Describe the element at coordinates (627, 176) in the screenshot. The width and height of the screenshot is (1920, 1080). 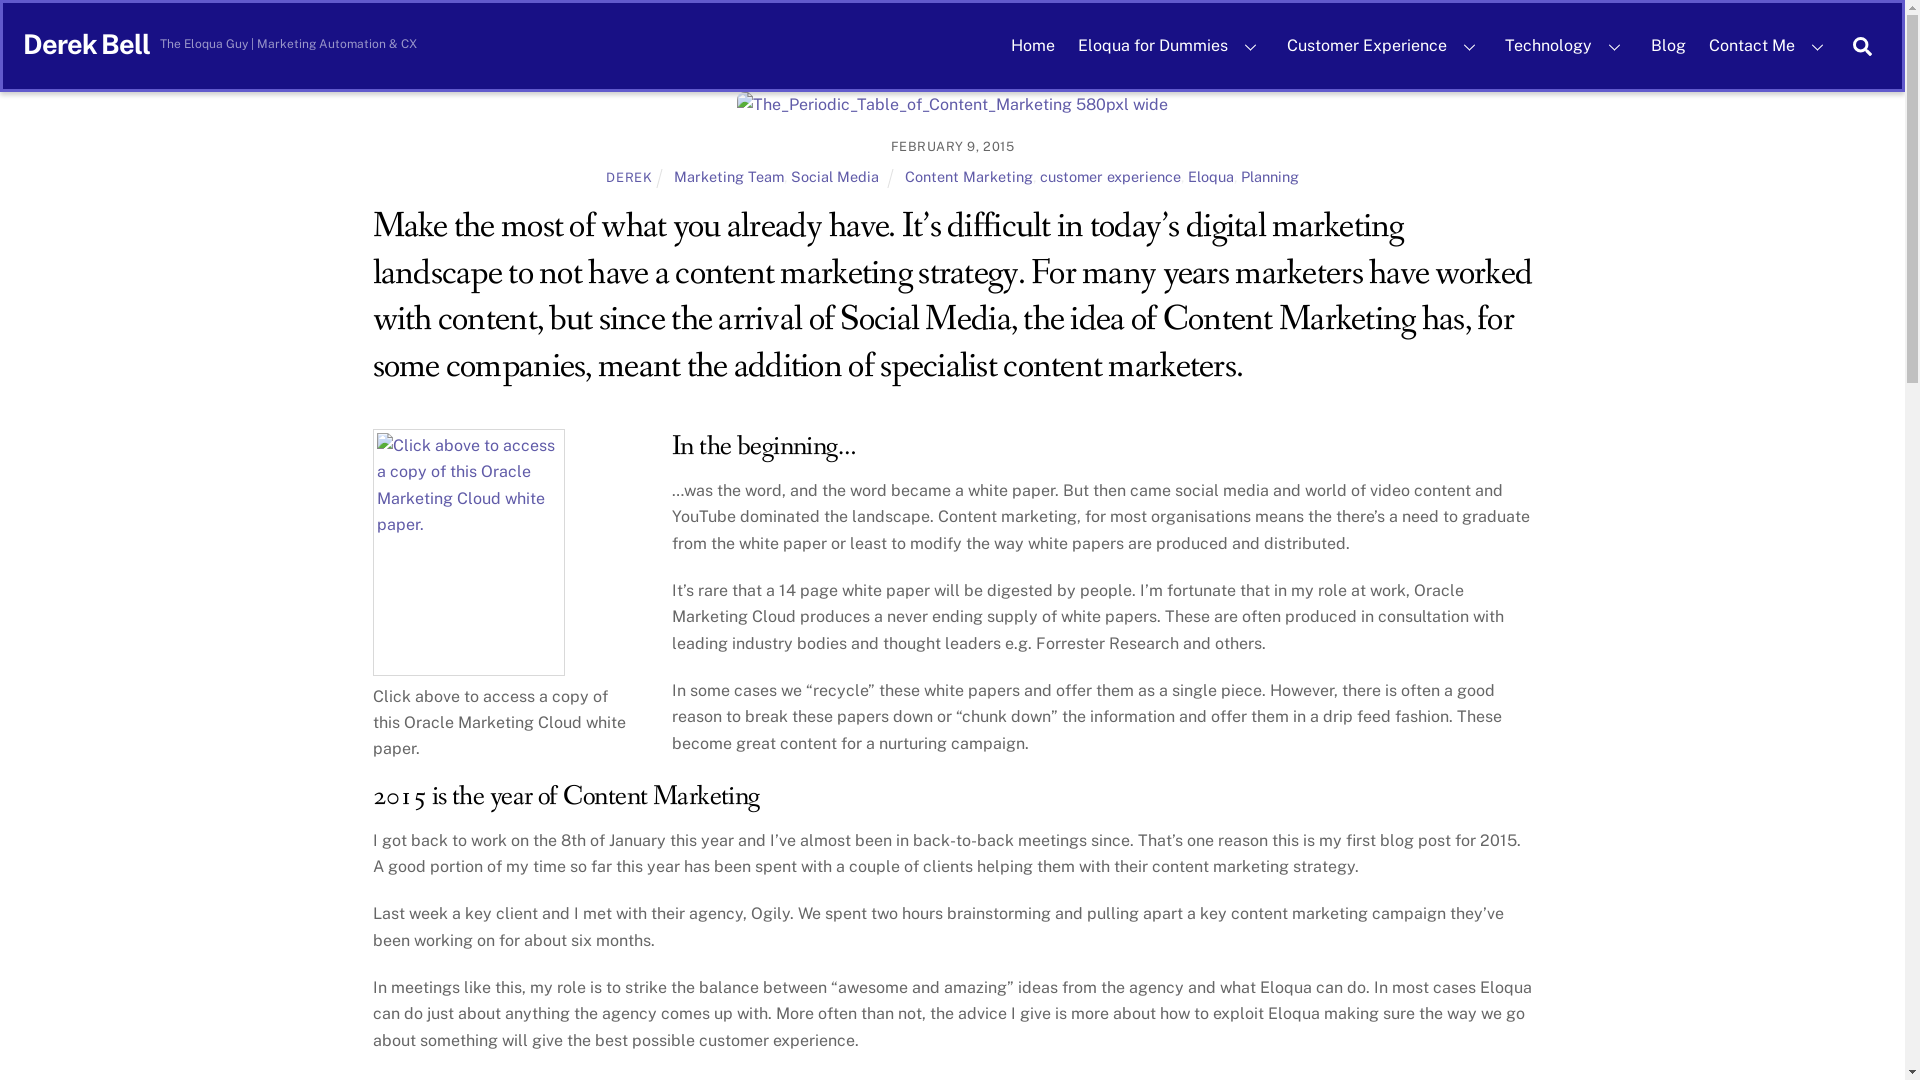
I see `'DEREK'` at that location.